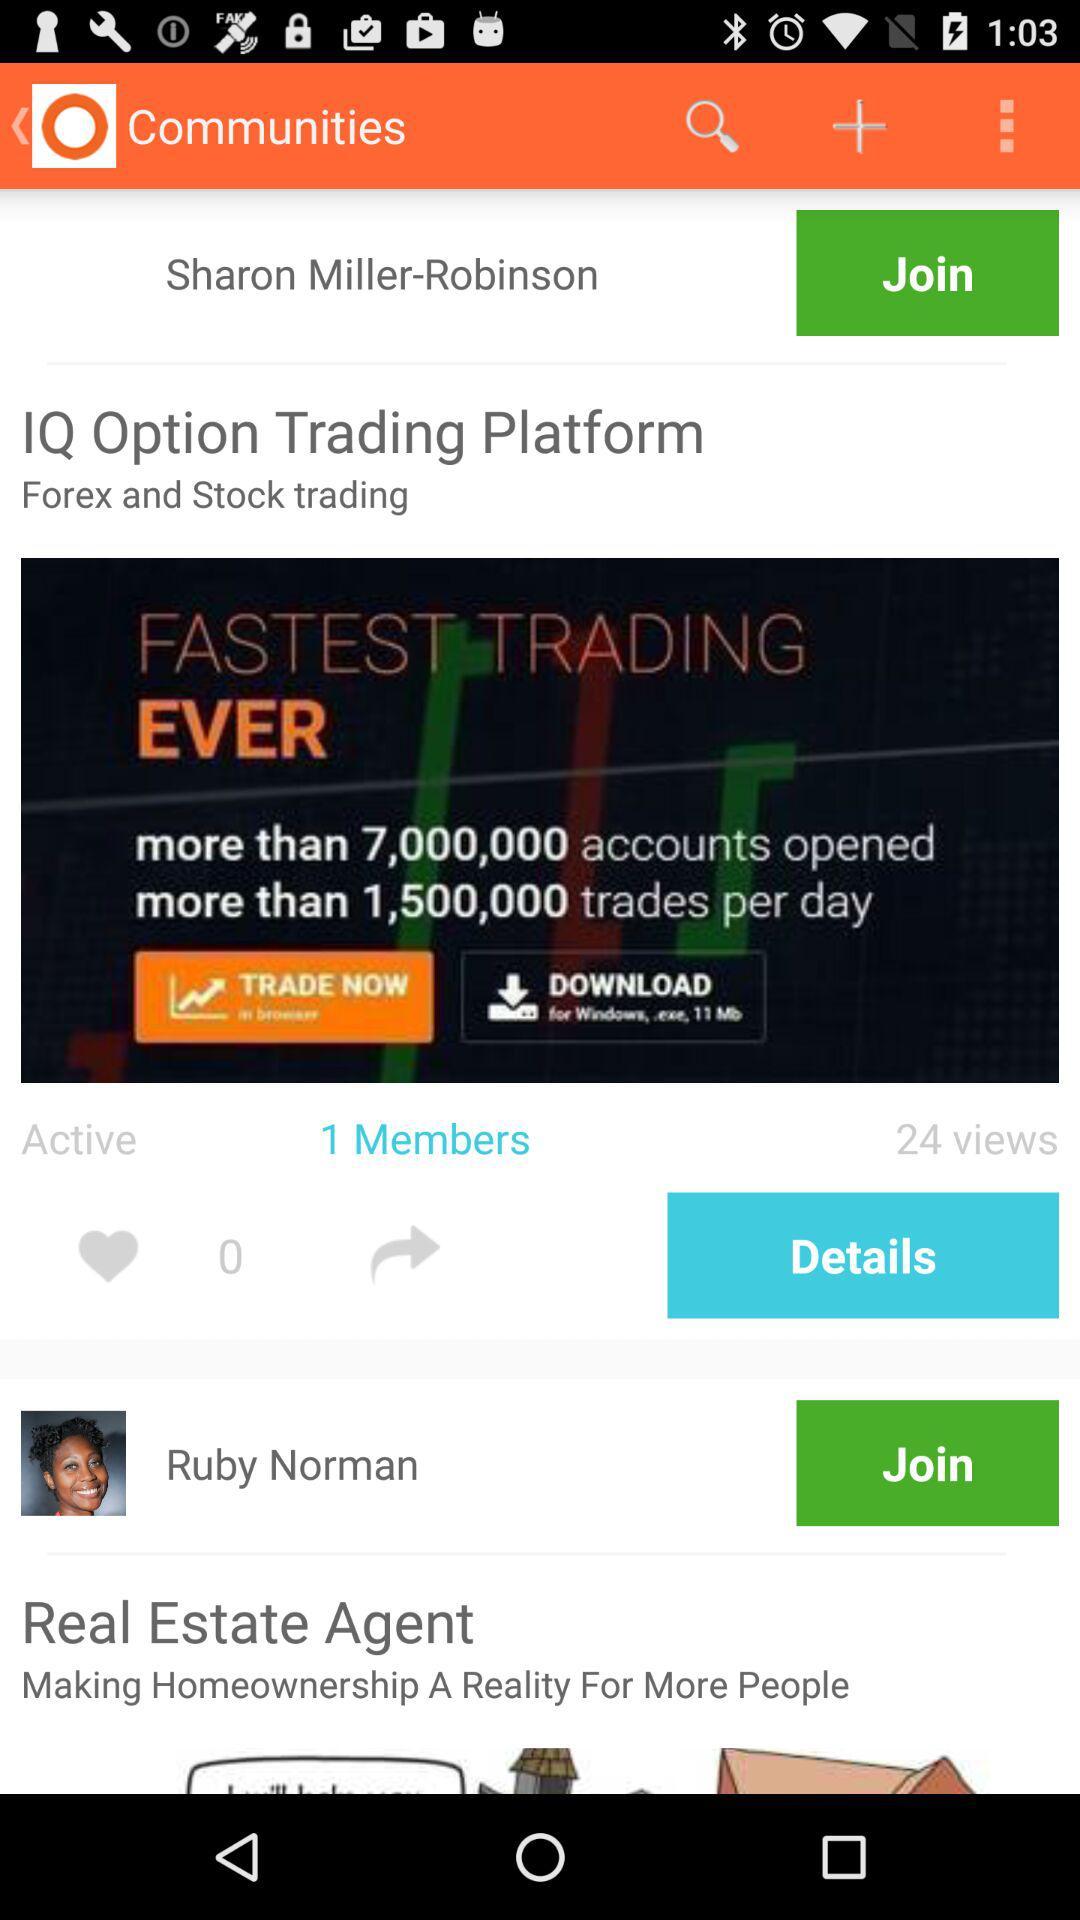 Image resolution: width=1080 pixels, height=1920 pixels. What do you see at coordinates (885, 1137) in the screenshot?
I see `icon above the details icon` at bounding box center [885, 1137].